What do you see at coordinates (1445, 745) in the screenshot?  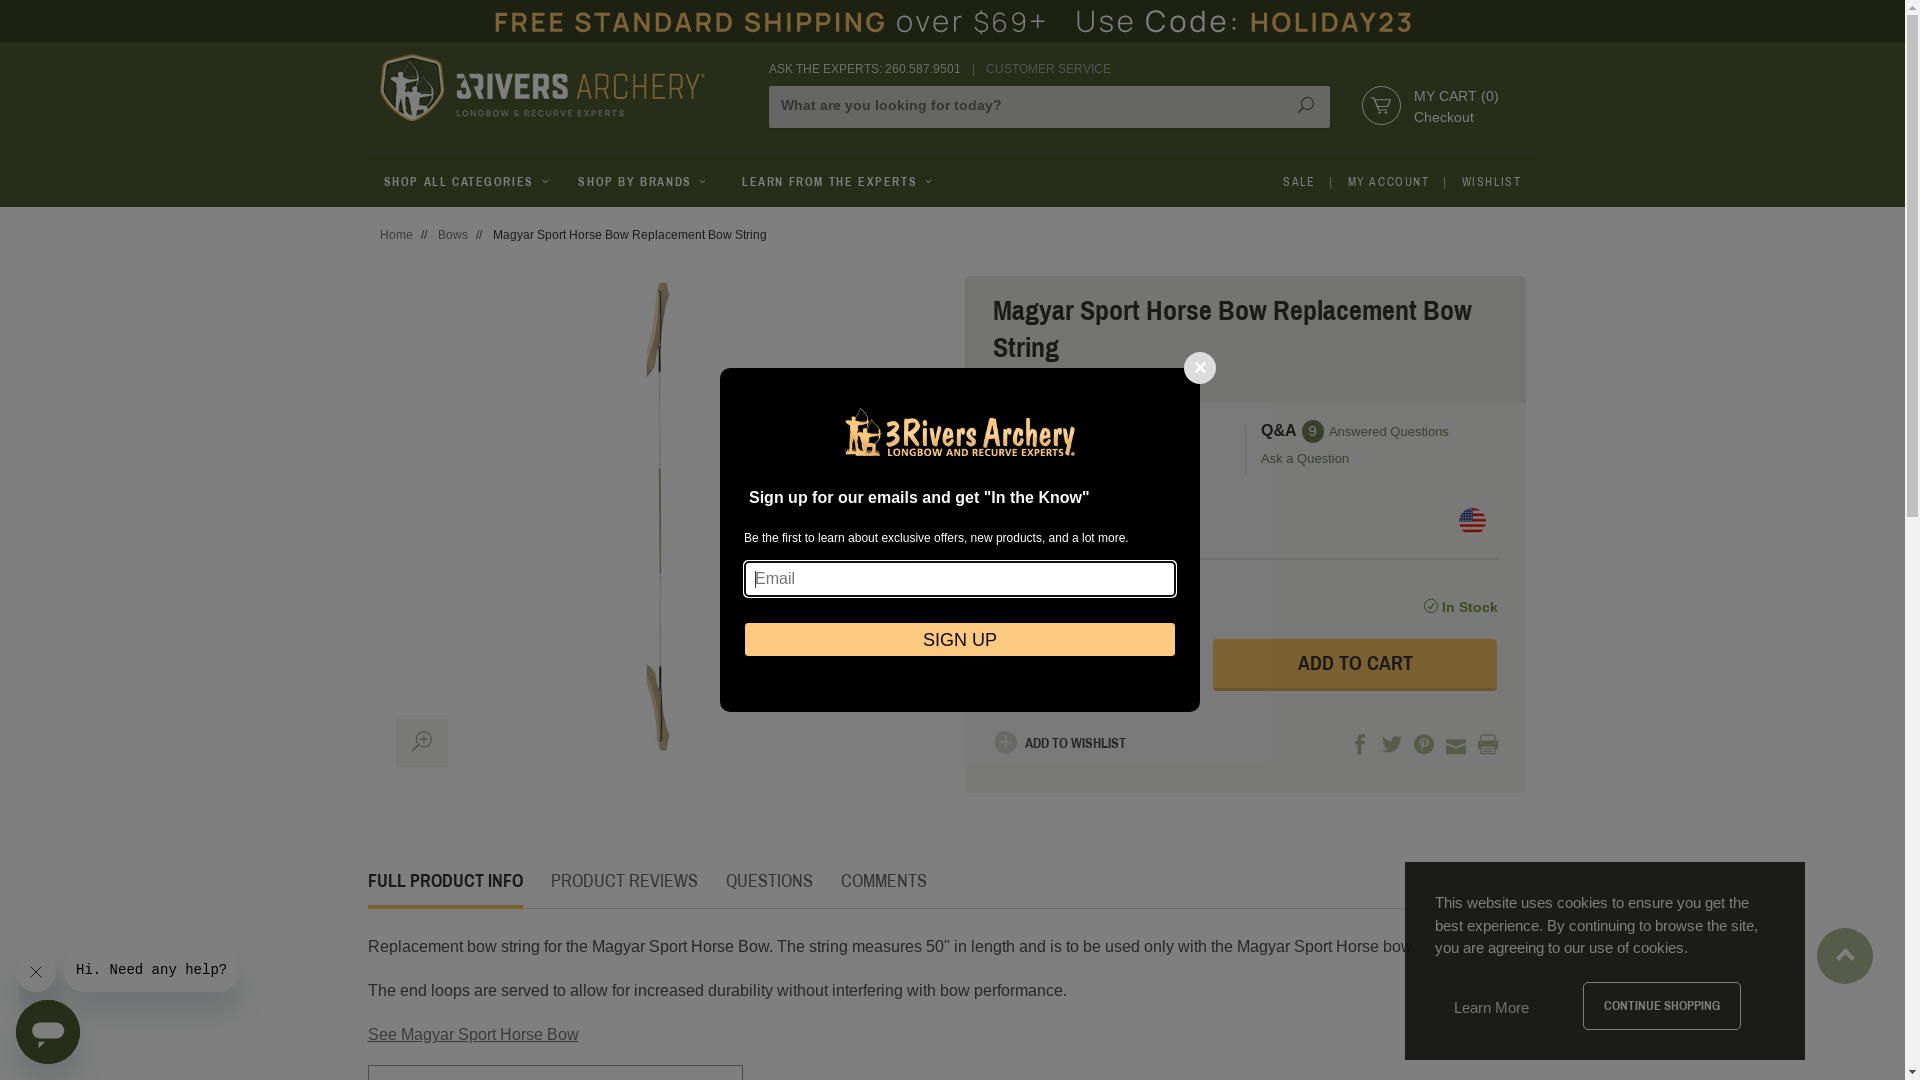 I see `'Email to a Friend'` at bounding box center [1445, 745].